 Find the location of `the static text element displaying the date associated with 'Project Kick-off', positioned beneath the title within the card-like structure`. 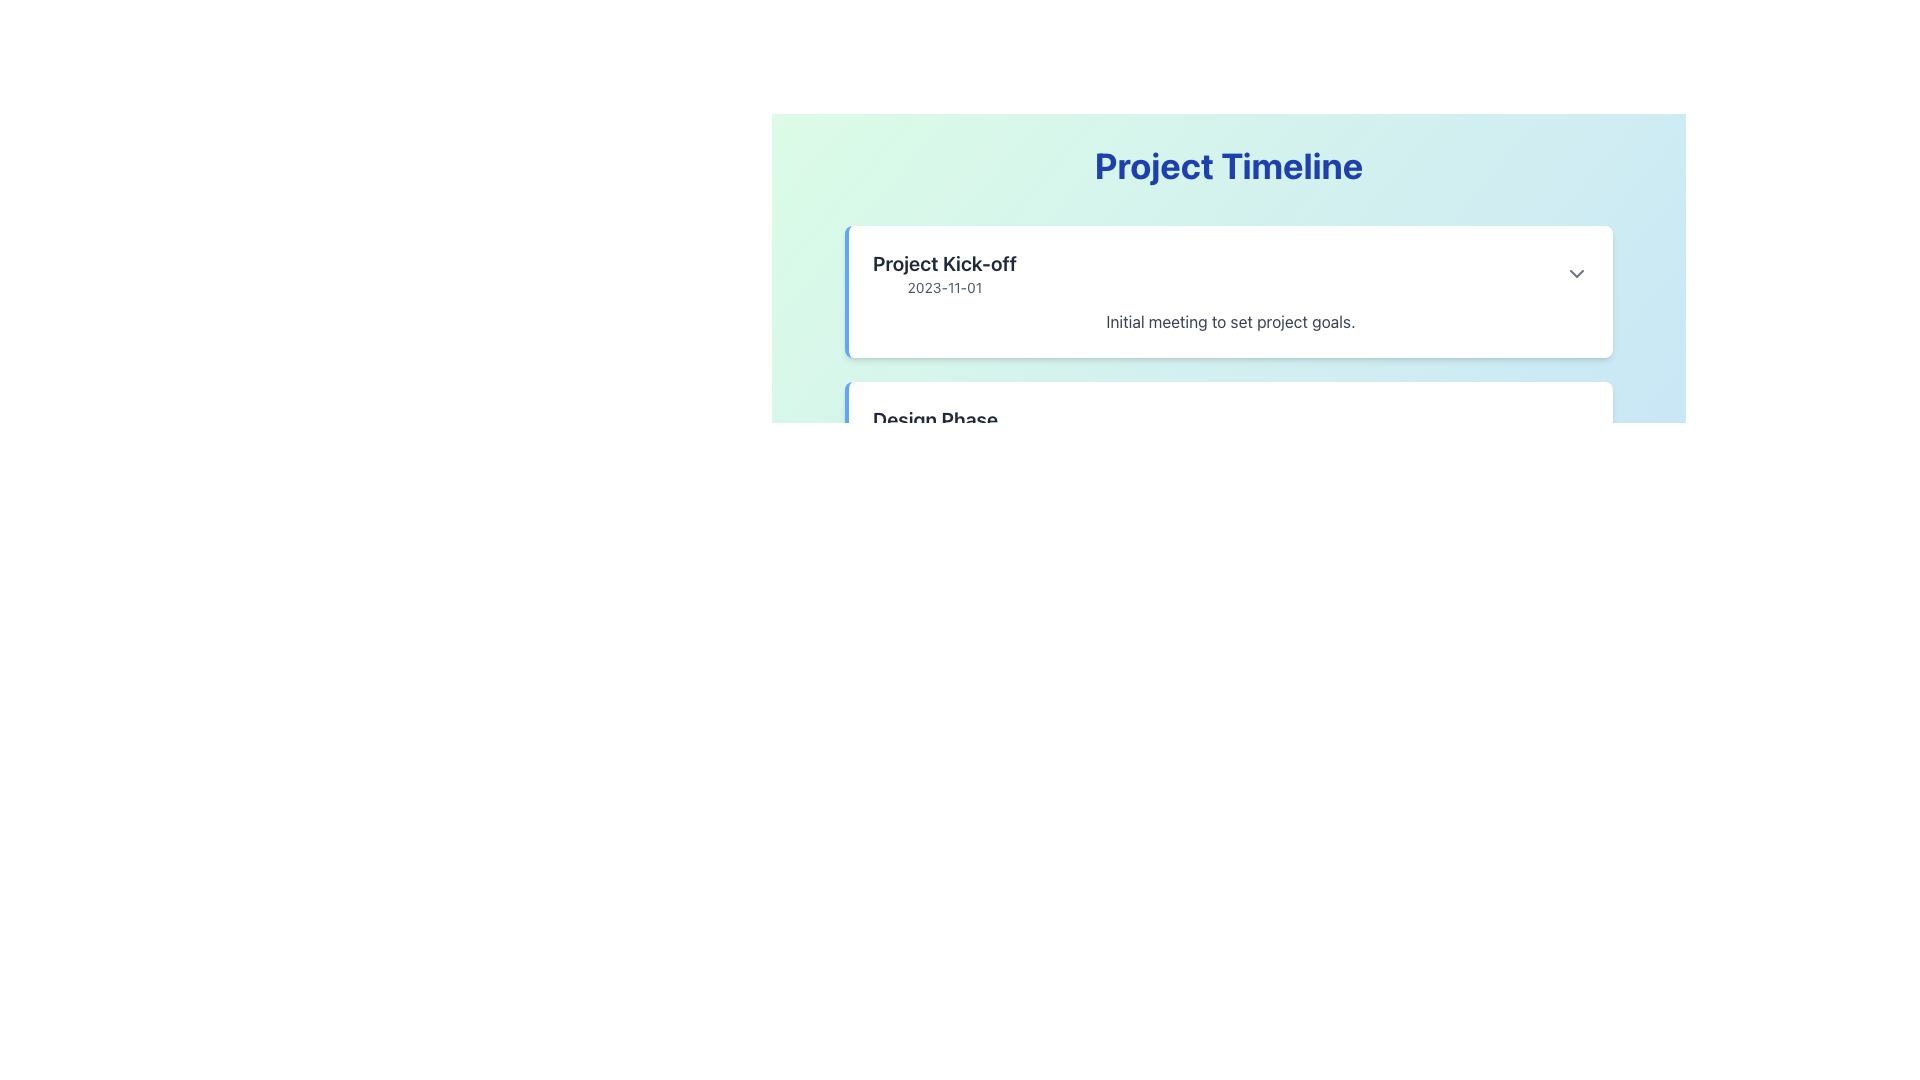

the static text element displaying the date associated with 'Project Kick-off', positioned beneath the title within the card-like structure is located at coordinates (943, 288).